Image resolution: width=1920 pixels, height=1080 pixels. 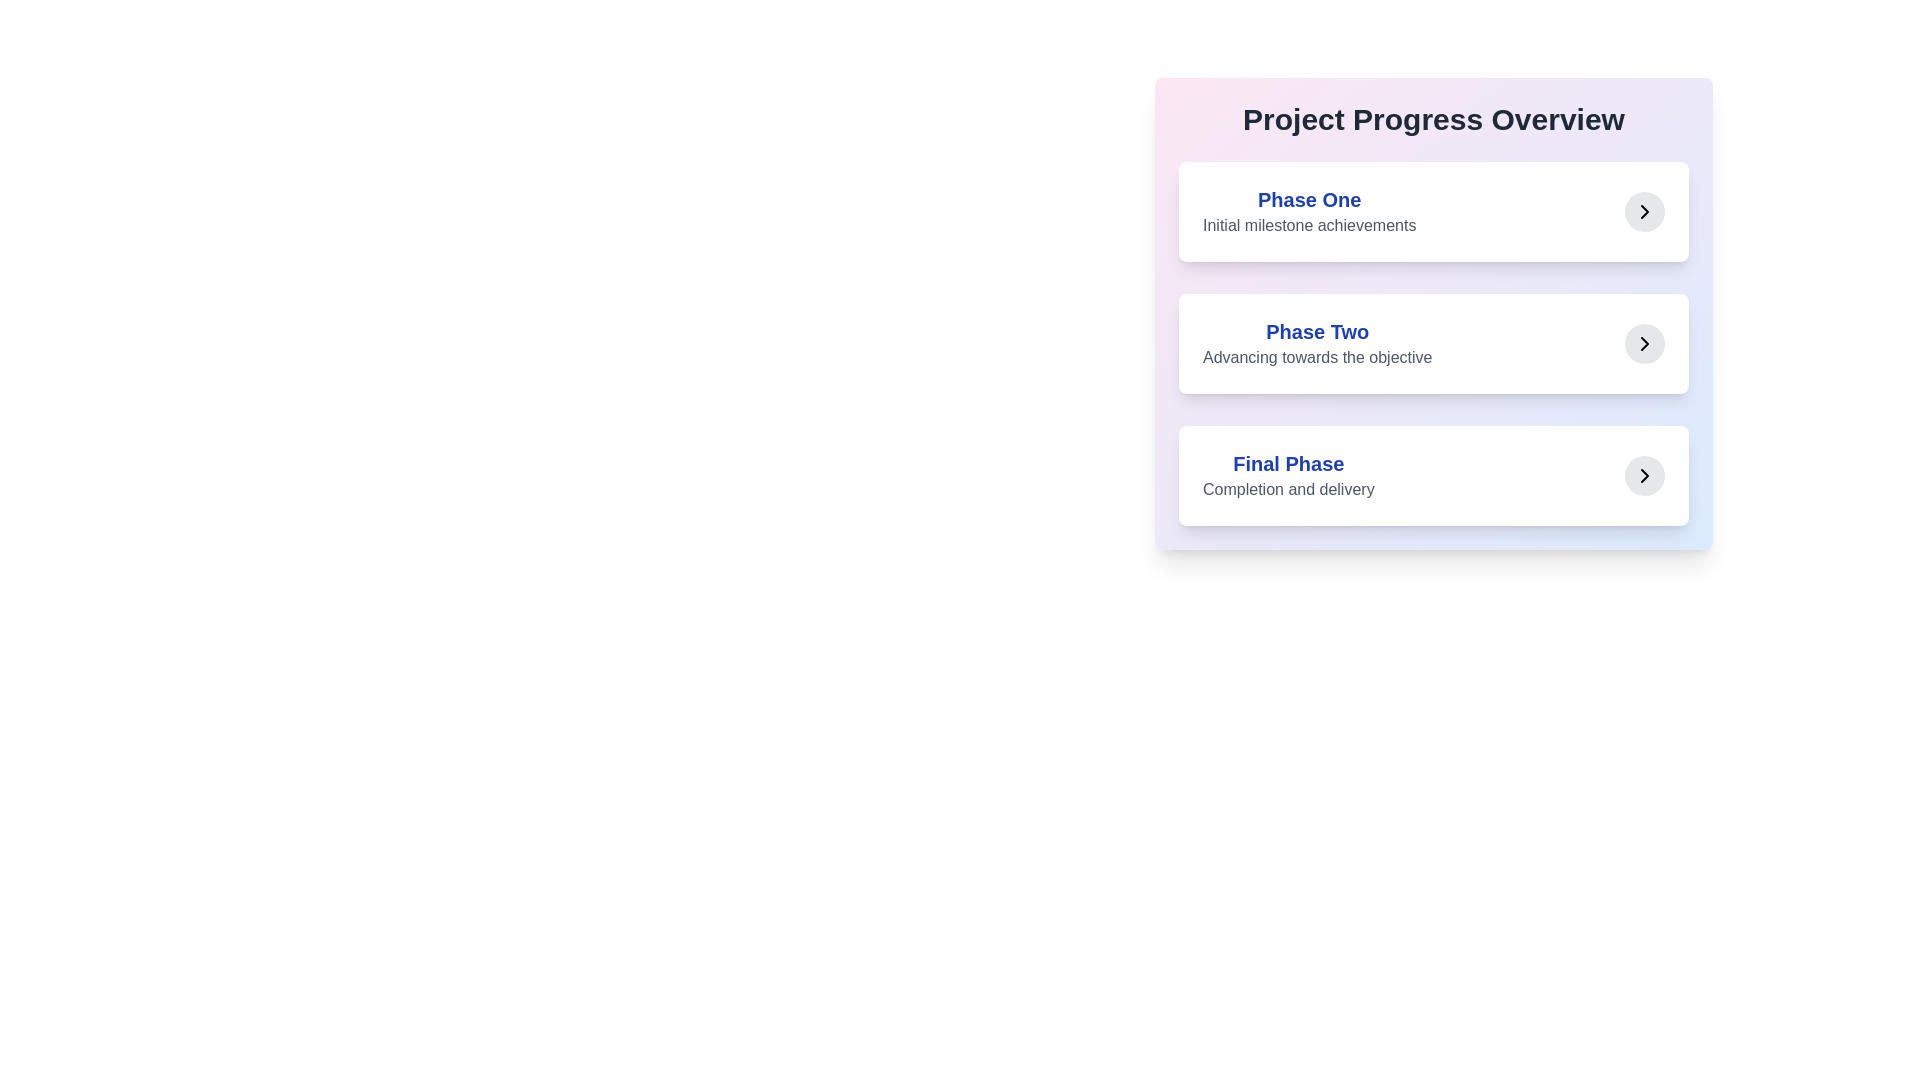 What do you see at coordinates (1288, 489) in the screenshot?
I see `the Text Label displaying 'Completion and delivery', which is located directly beneath the heading 'Final Phase' in the boxed section of the 'Project Progress Overview.'` at bounding box center [1288, 489].